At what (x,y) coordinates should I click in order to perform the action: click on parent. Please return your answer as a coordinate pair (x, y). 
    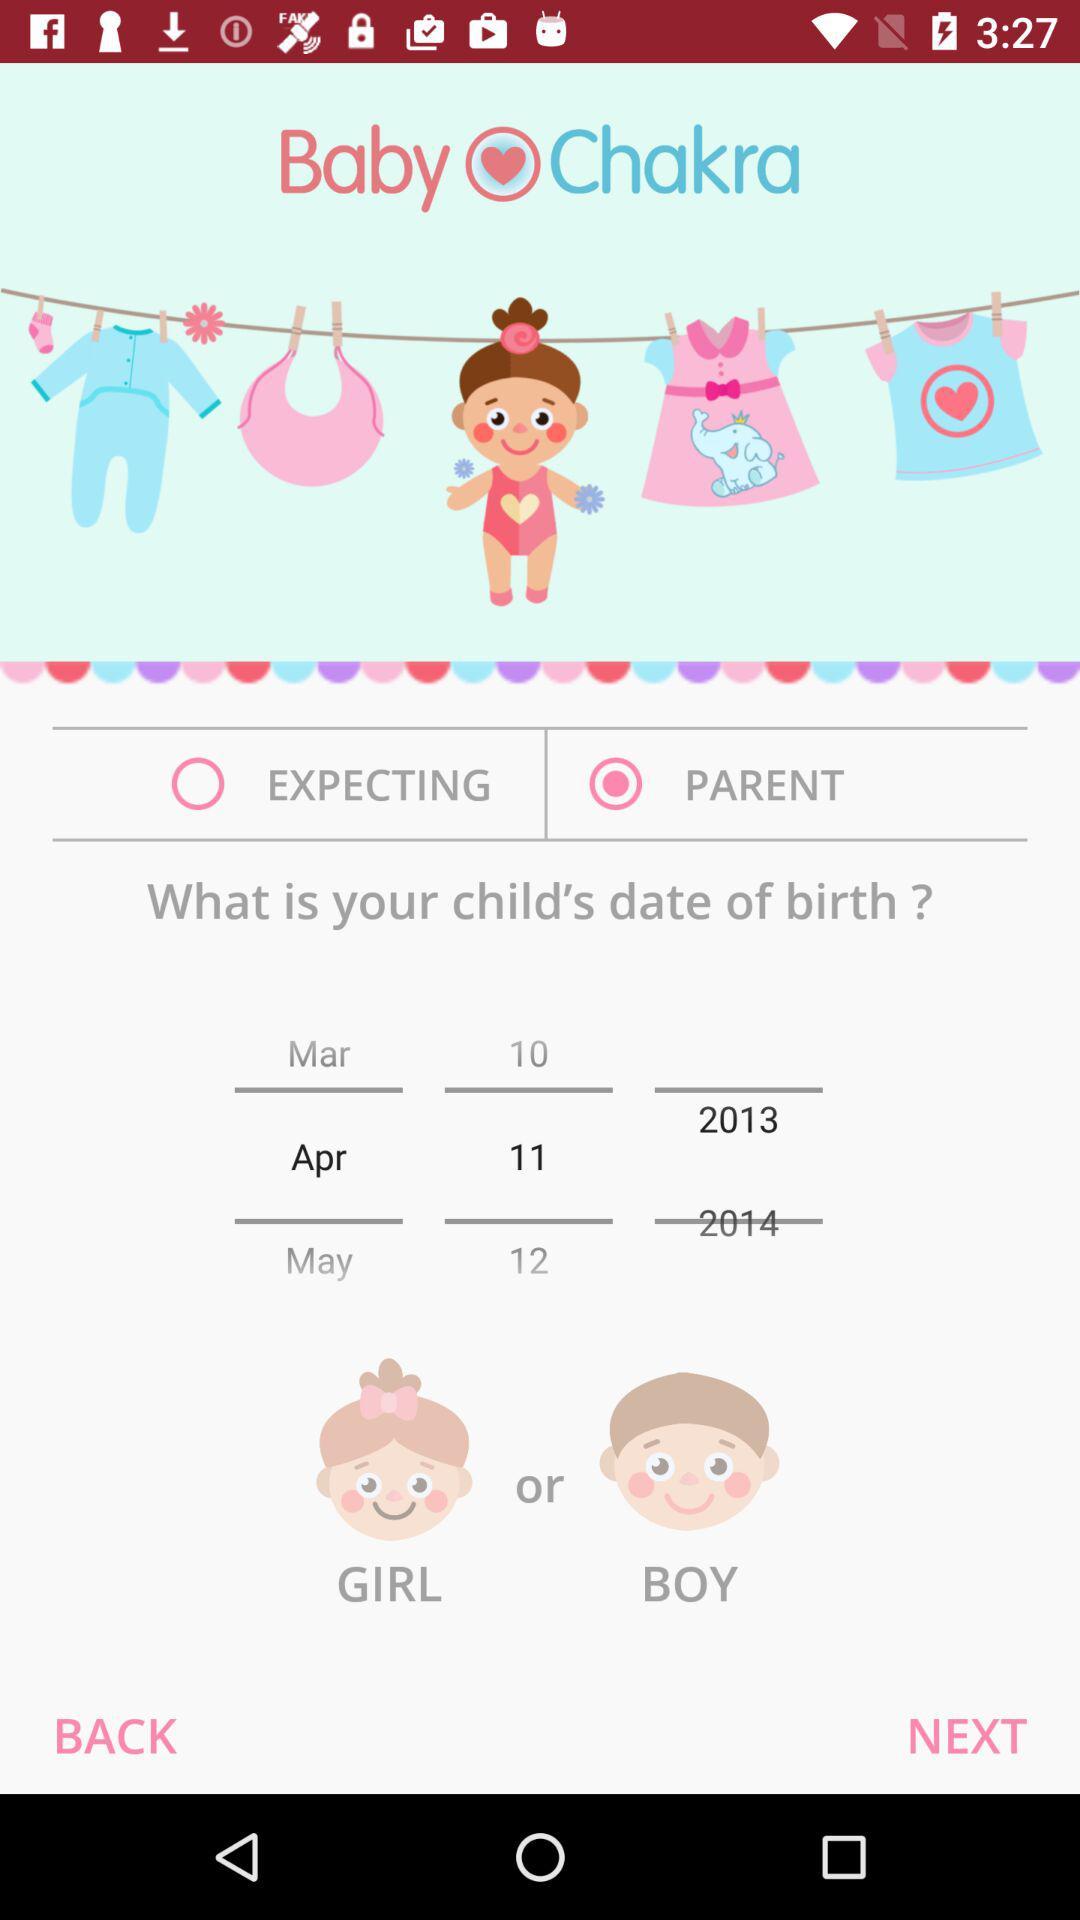
    Looking at the image, I should click on (722, 783).